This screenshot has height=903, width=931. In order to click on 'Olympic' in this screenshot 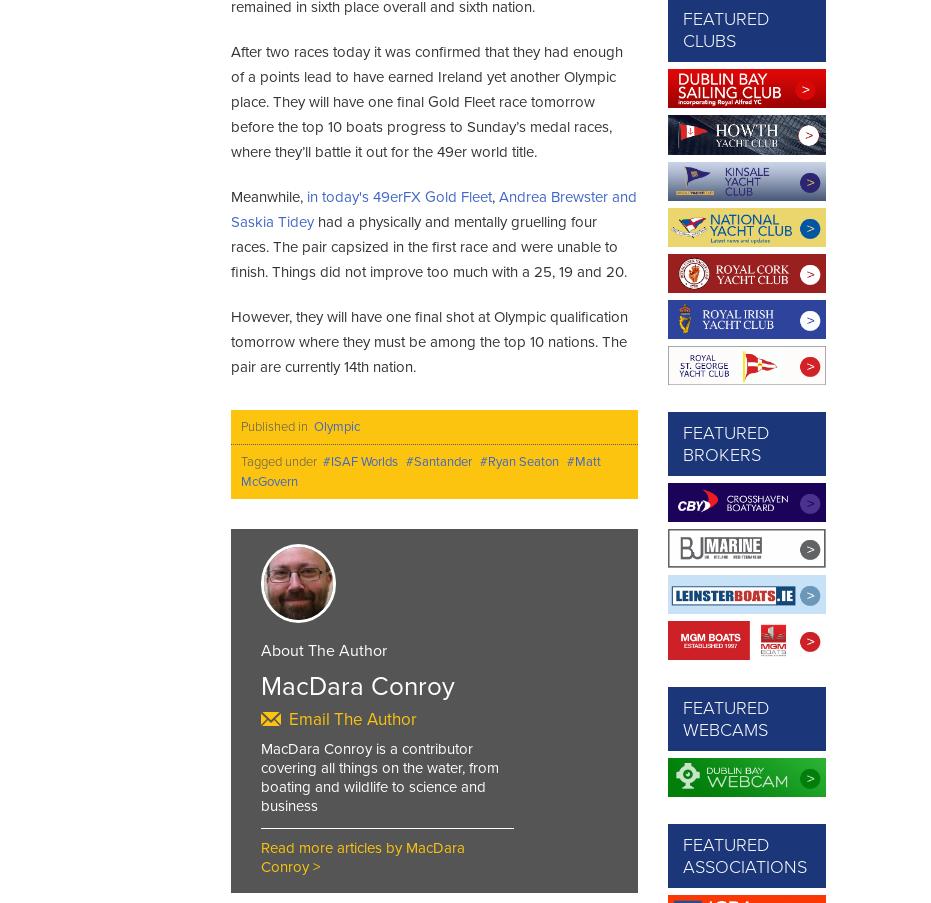, I will do `click(335, 426)`.